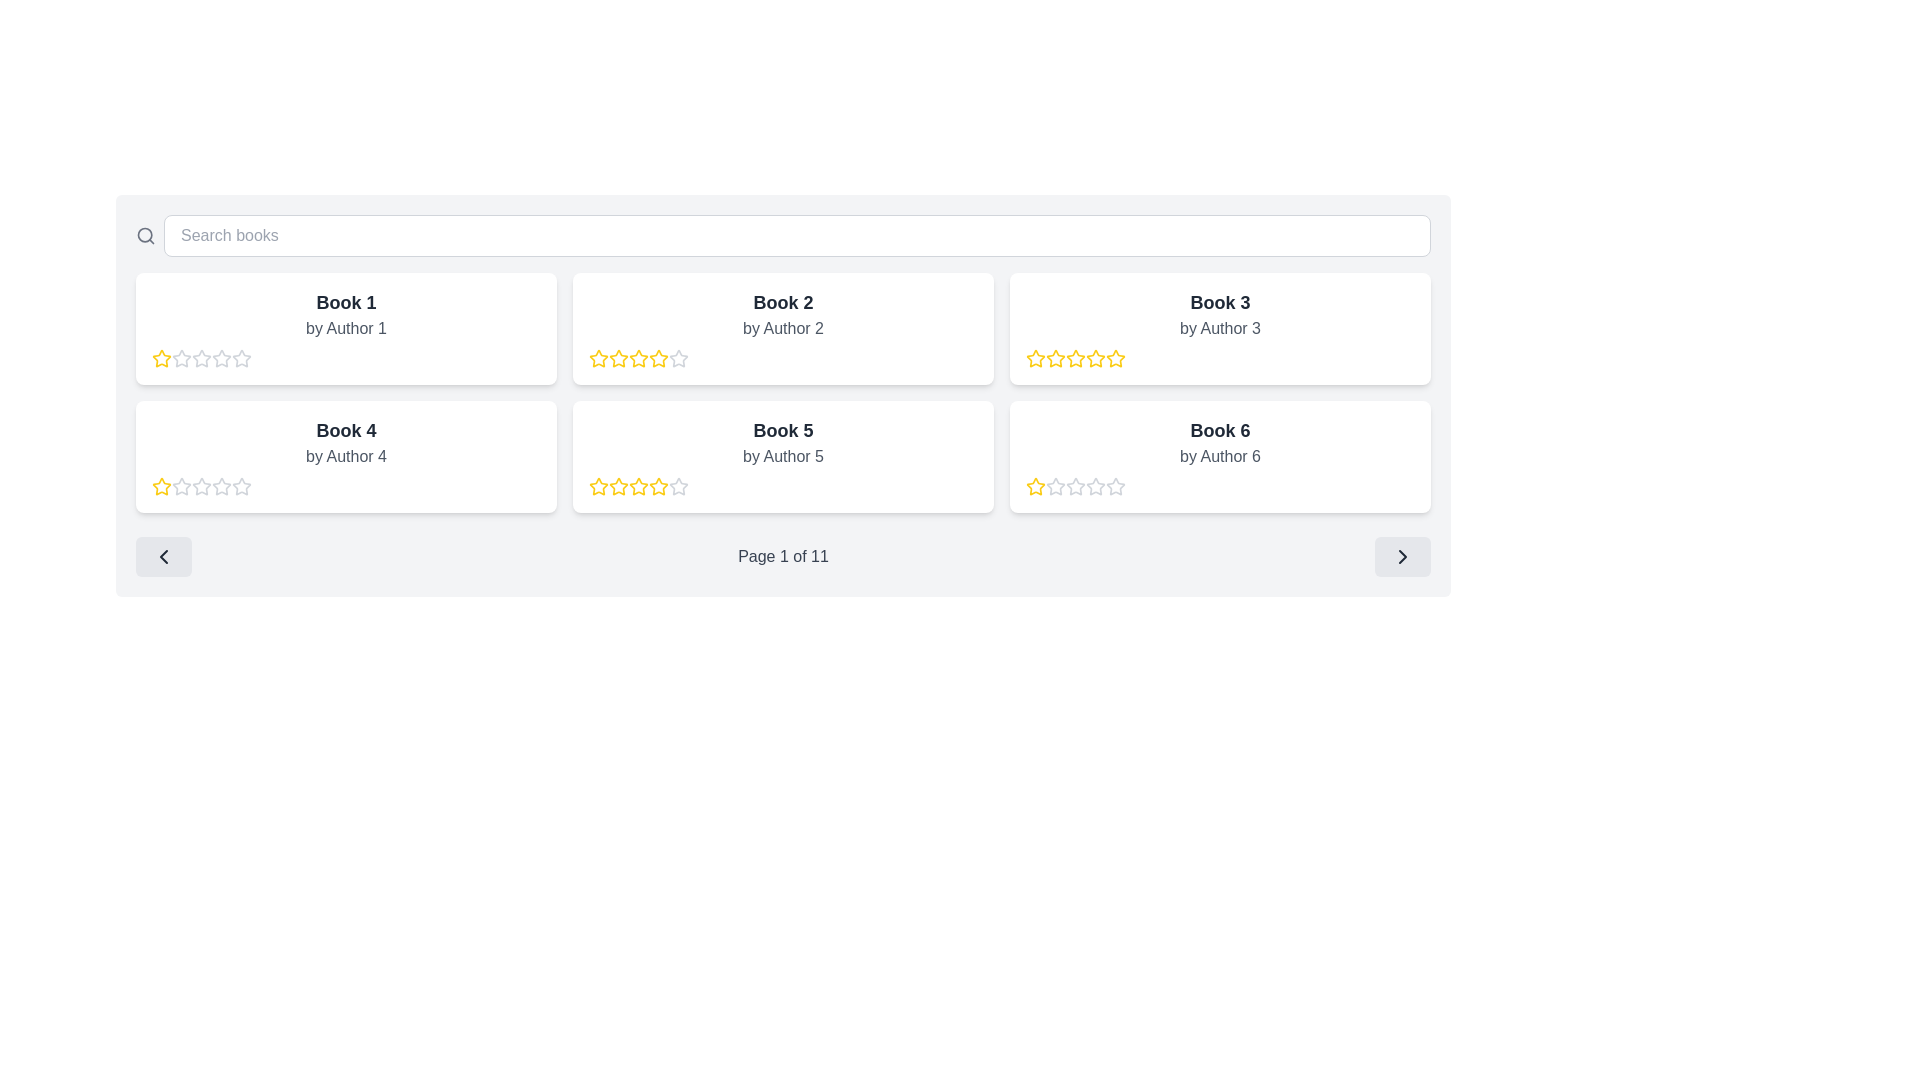  I want to click on the first rating star for the product 'Book 1', which is the leftmost star in the rating system below the title and subtitle, so click(182, 357).